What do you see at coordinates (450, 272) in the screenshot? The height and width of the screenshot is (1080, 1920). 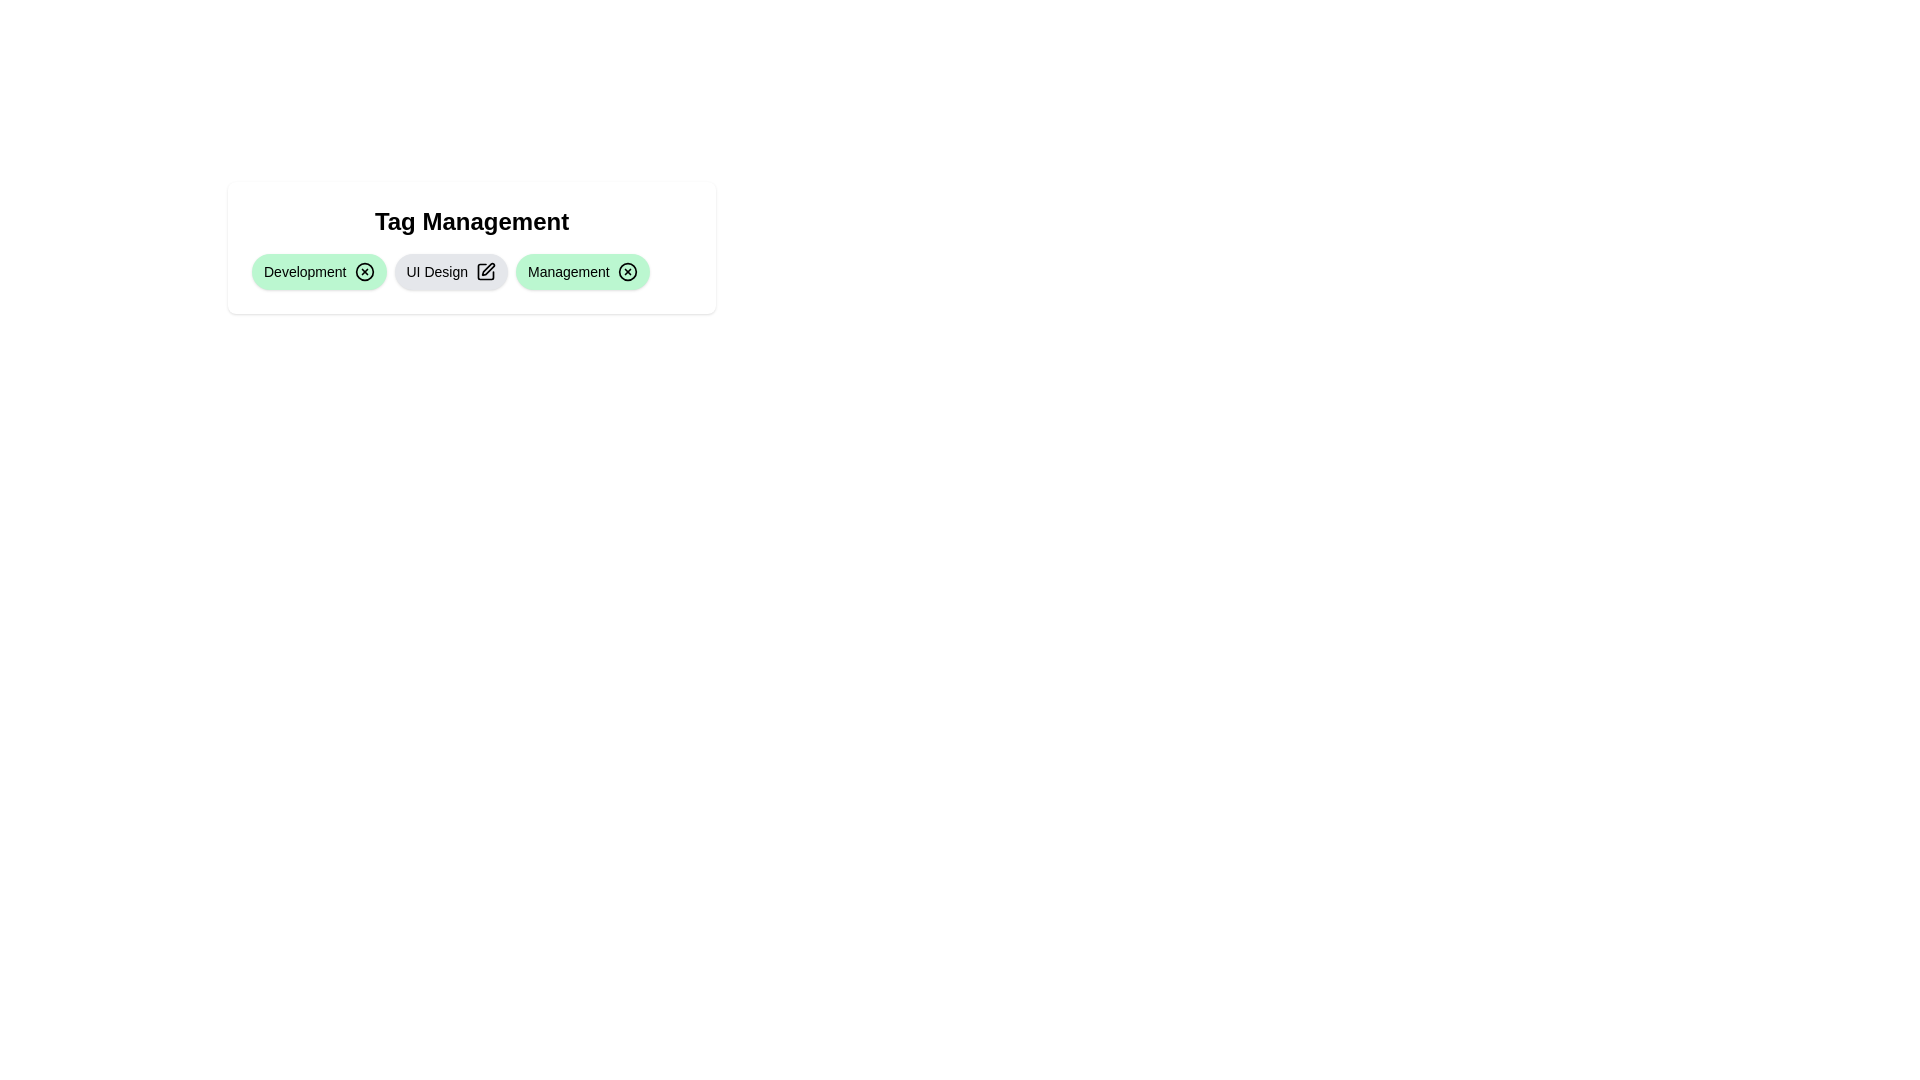 I see `the tag labeled UI Design` at bounding box center [450, 272].